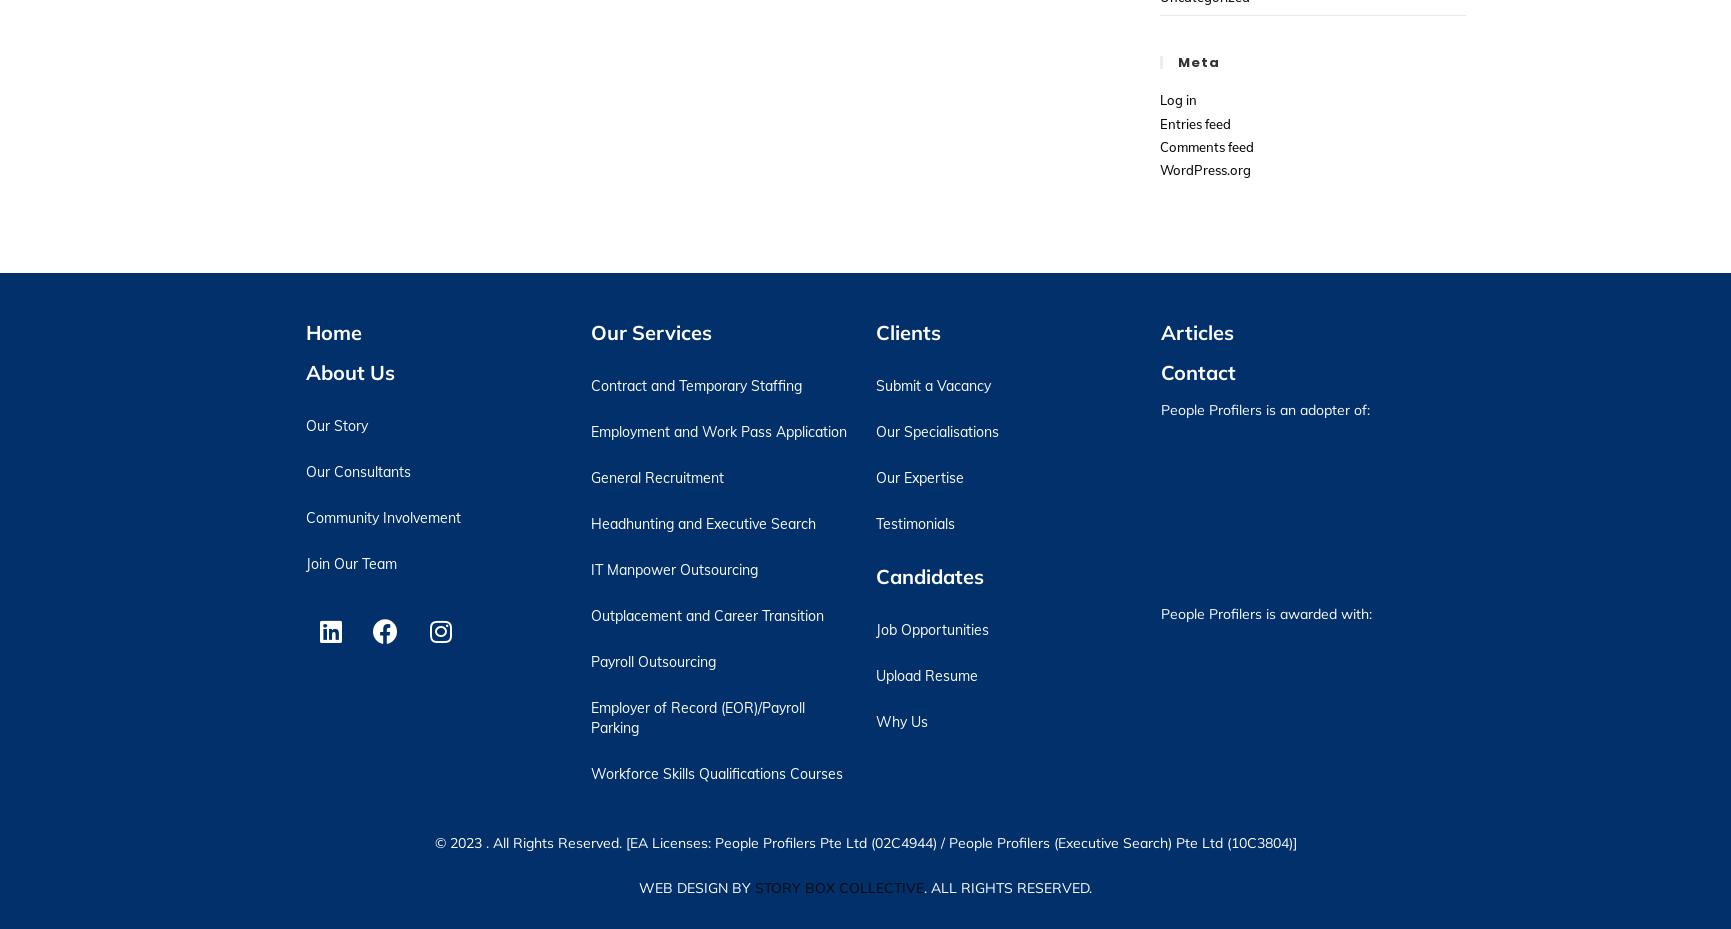 This screenshot has height=929, width=1731. I want to click on 'Community Involvement', so click(304, 516).